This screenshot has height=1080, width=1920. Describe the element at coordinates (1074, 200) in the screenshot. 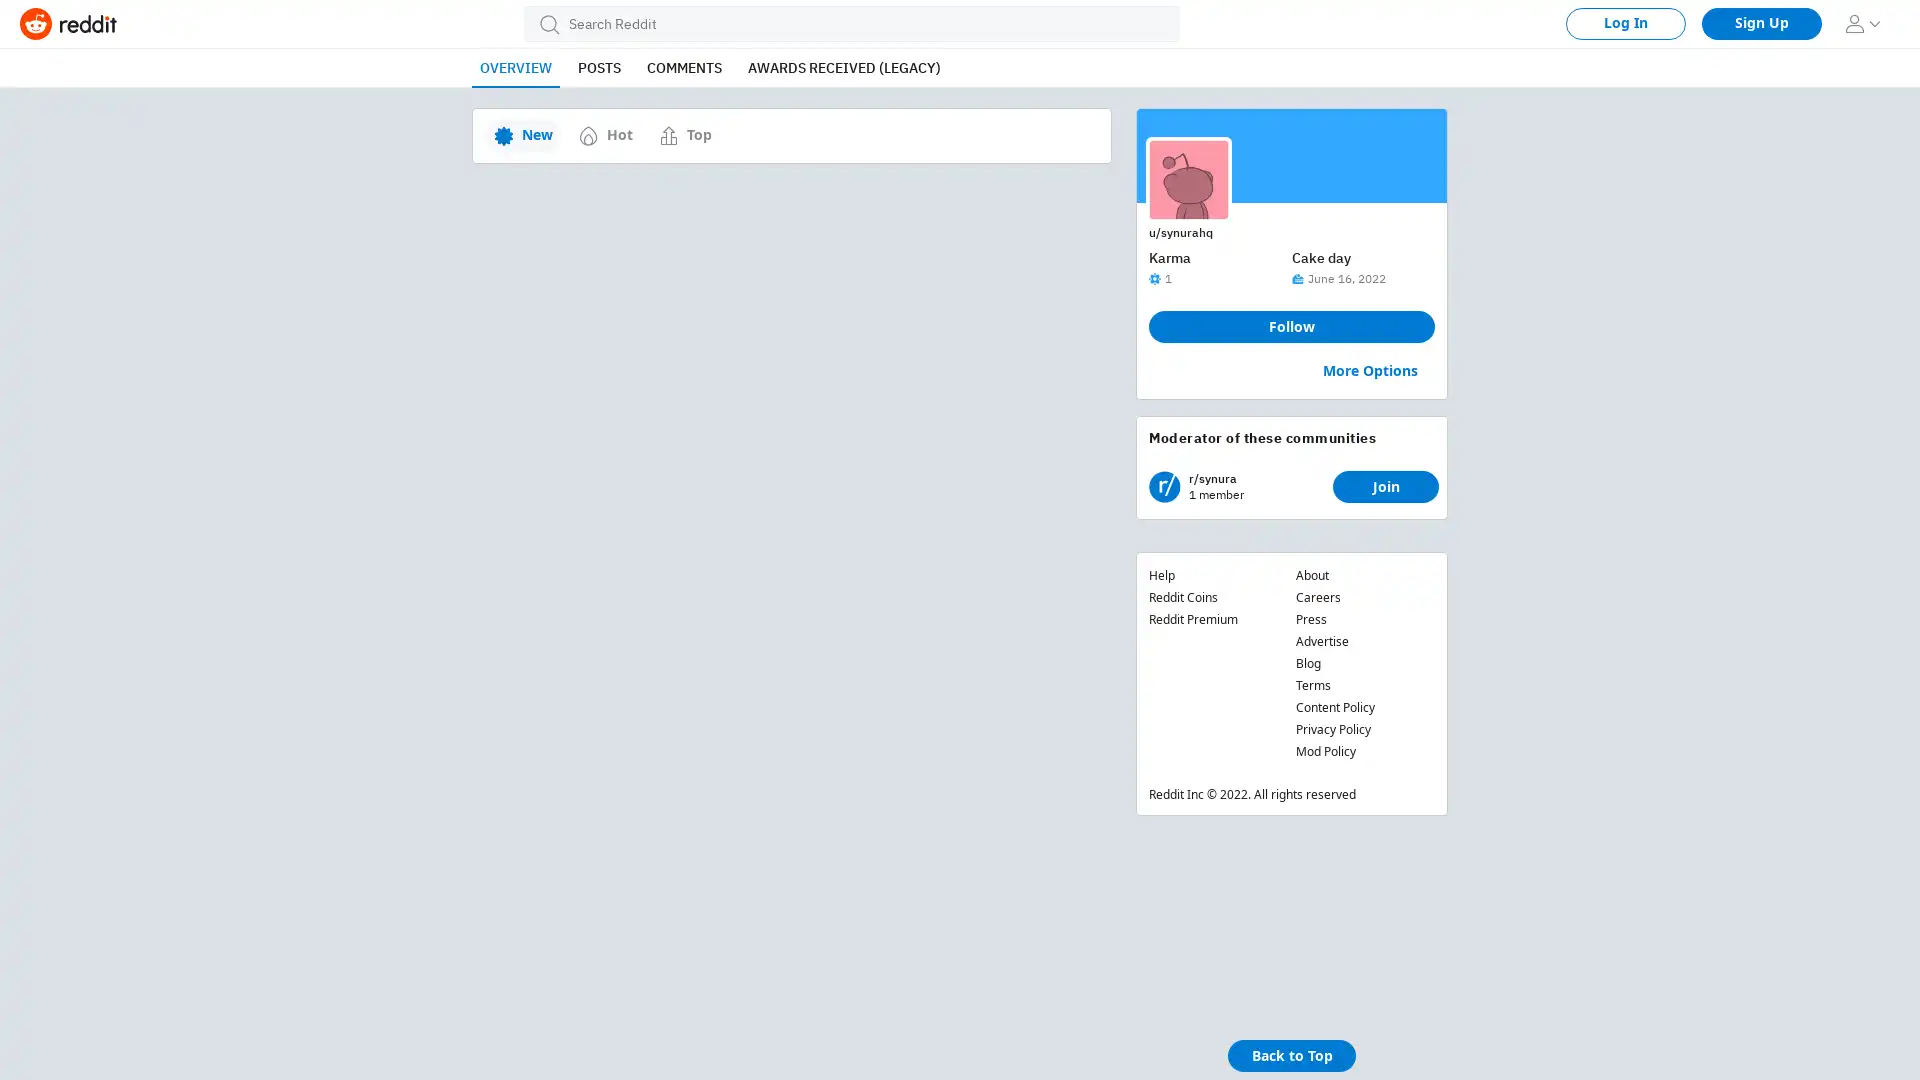

I see `Join` at that location.